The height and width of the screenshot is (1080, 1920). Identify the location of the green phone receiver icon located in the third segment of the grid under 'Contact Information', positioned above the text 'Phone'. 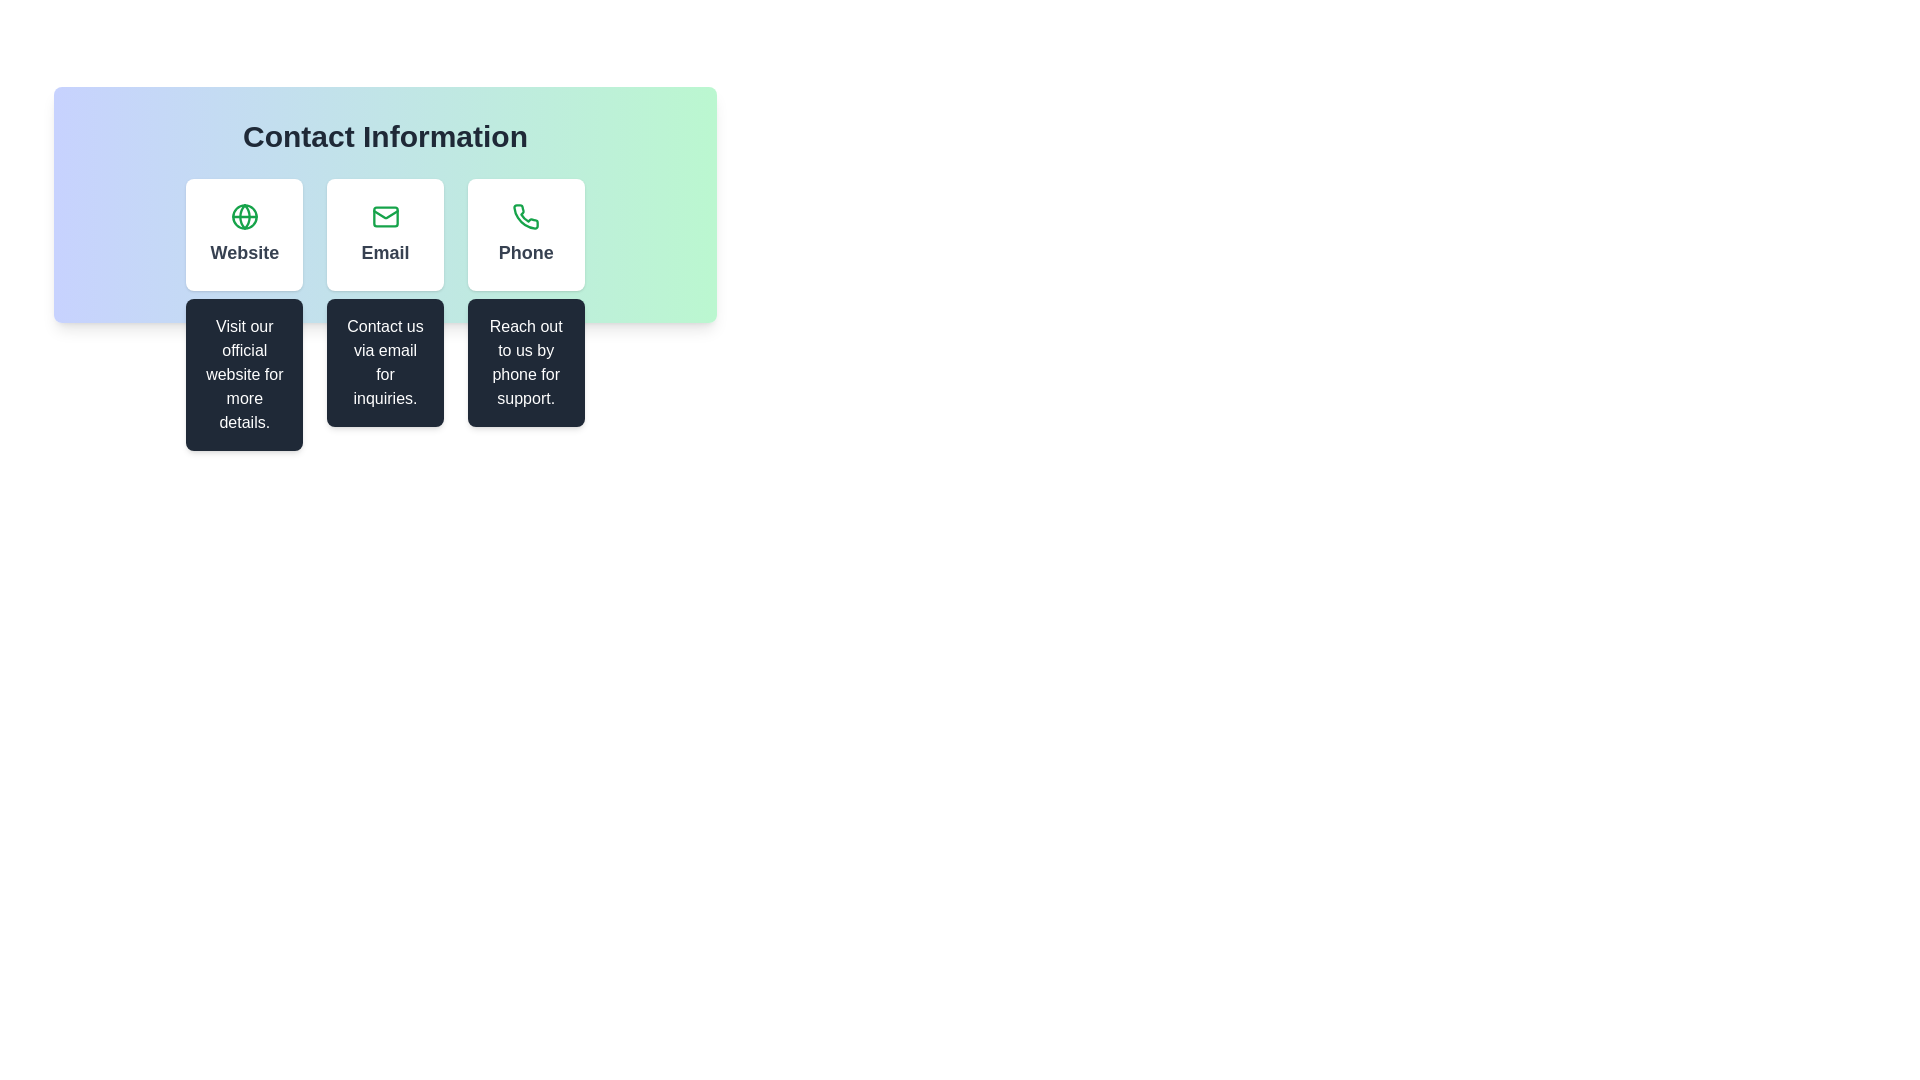
(526, 216).